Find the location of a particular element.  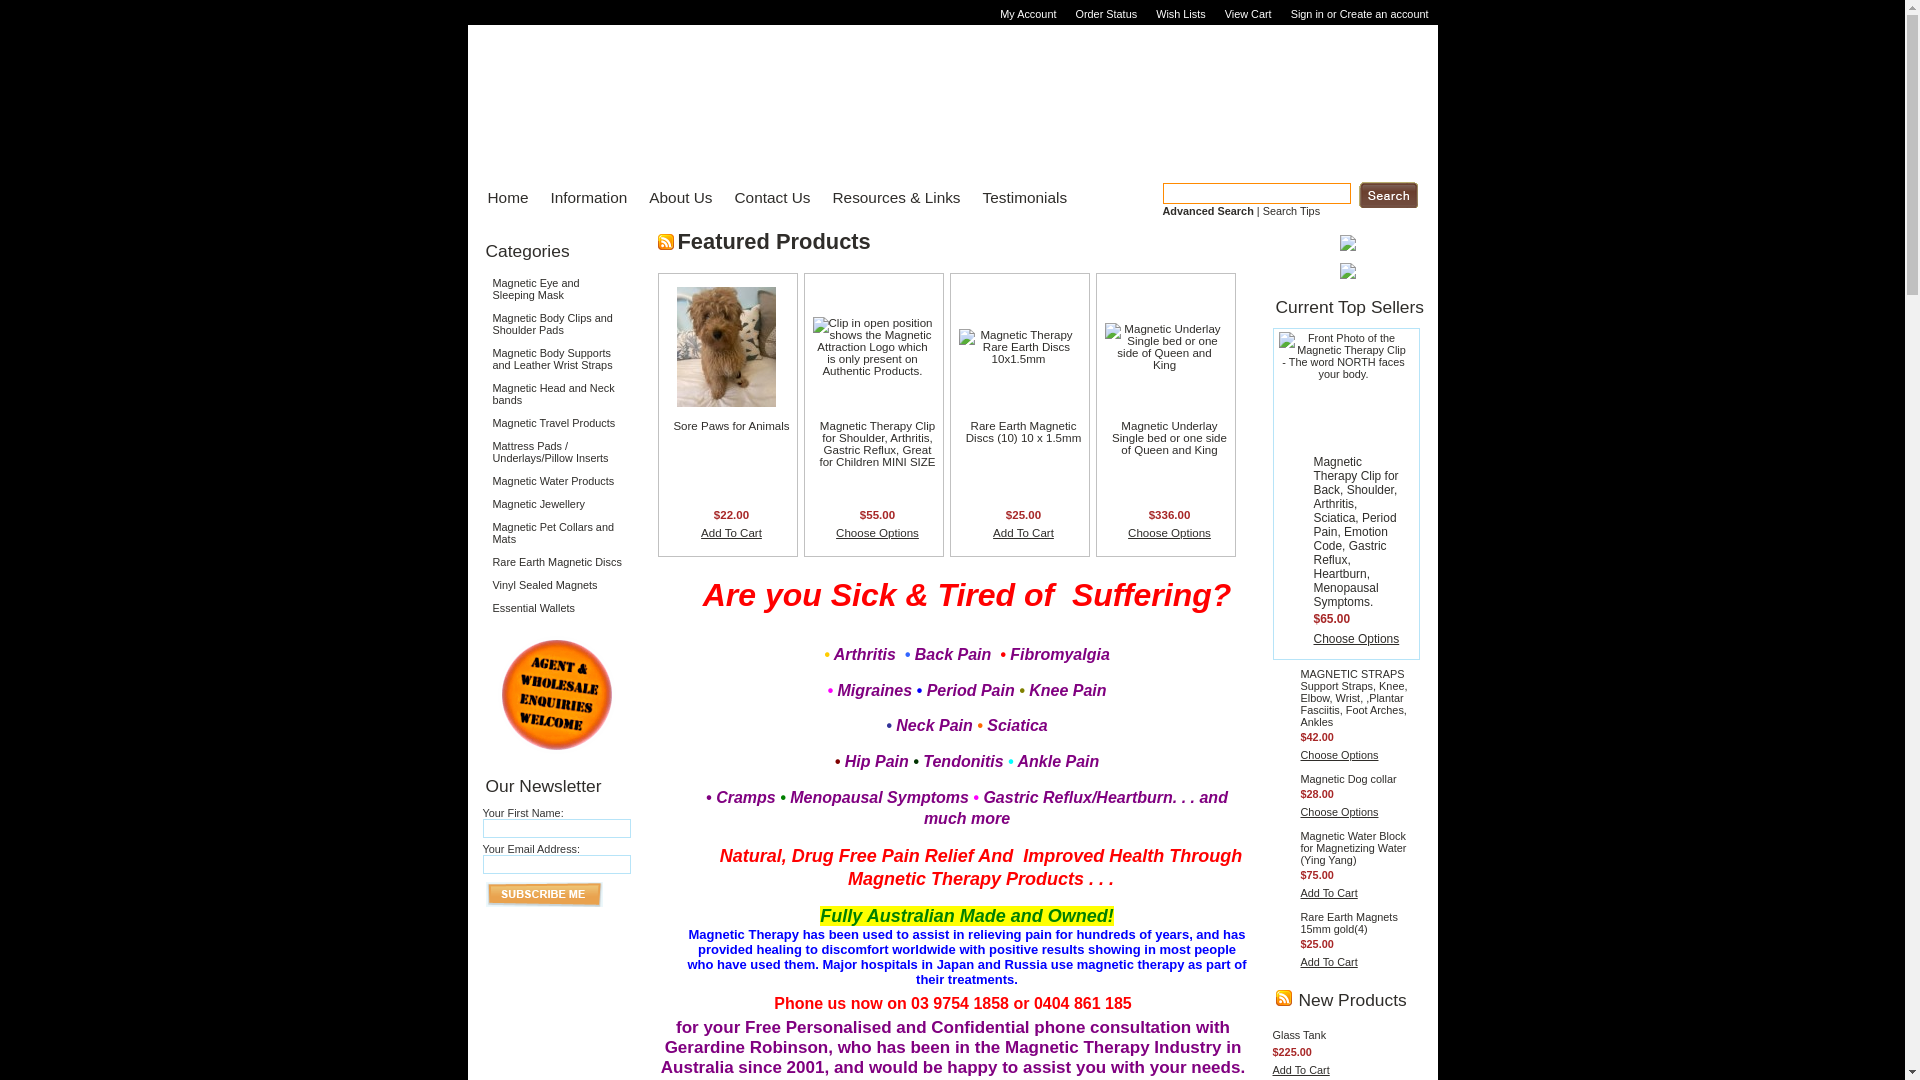

'Create an account' is located at coordinates (1339, 14).